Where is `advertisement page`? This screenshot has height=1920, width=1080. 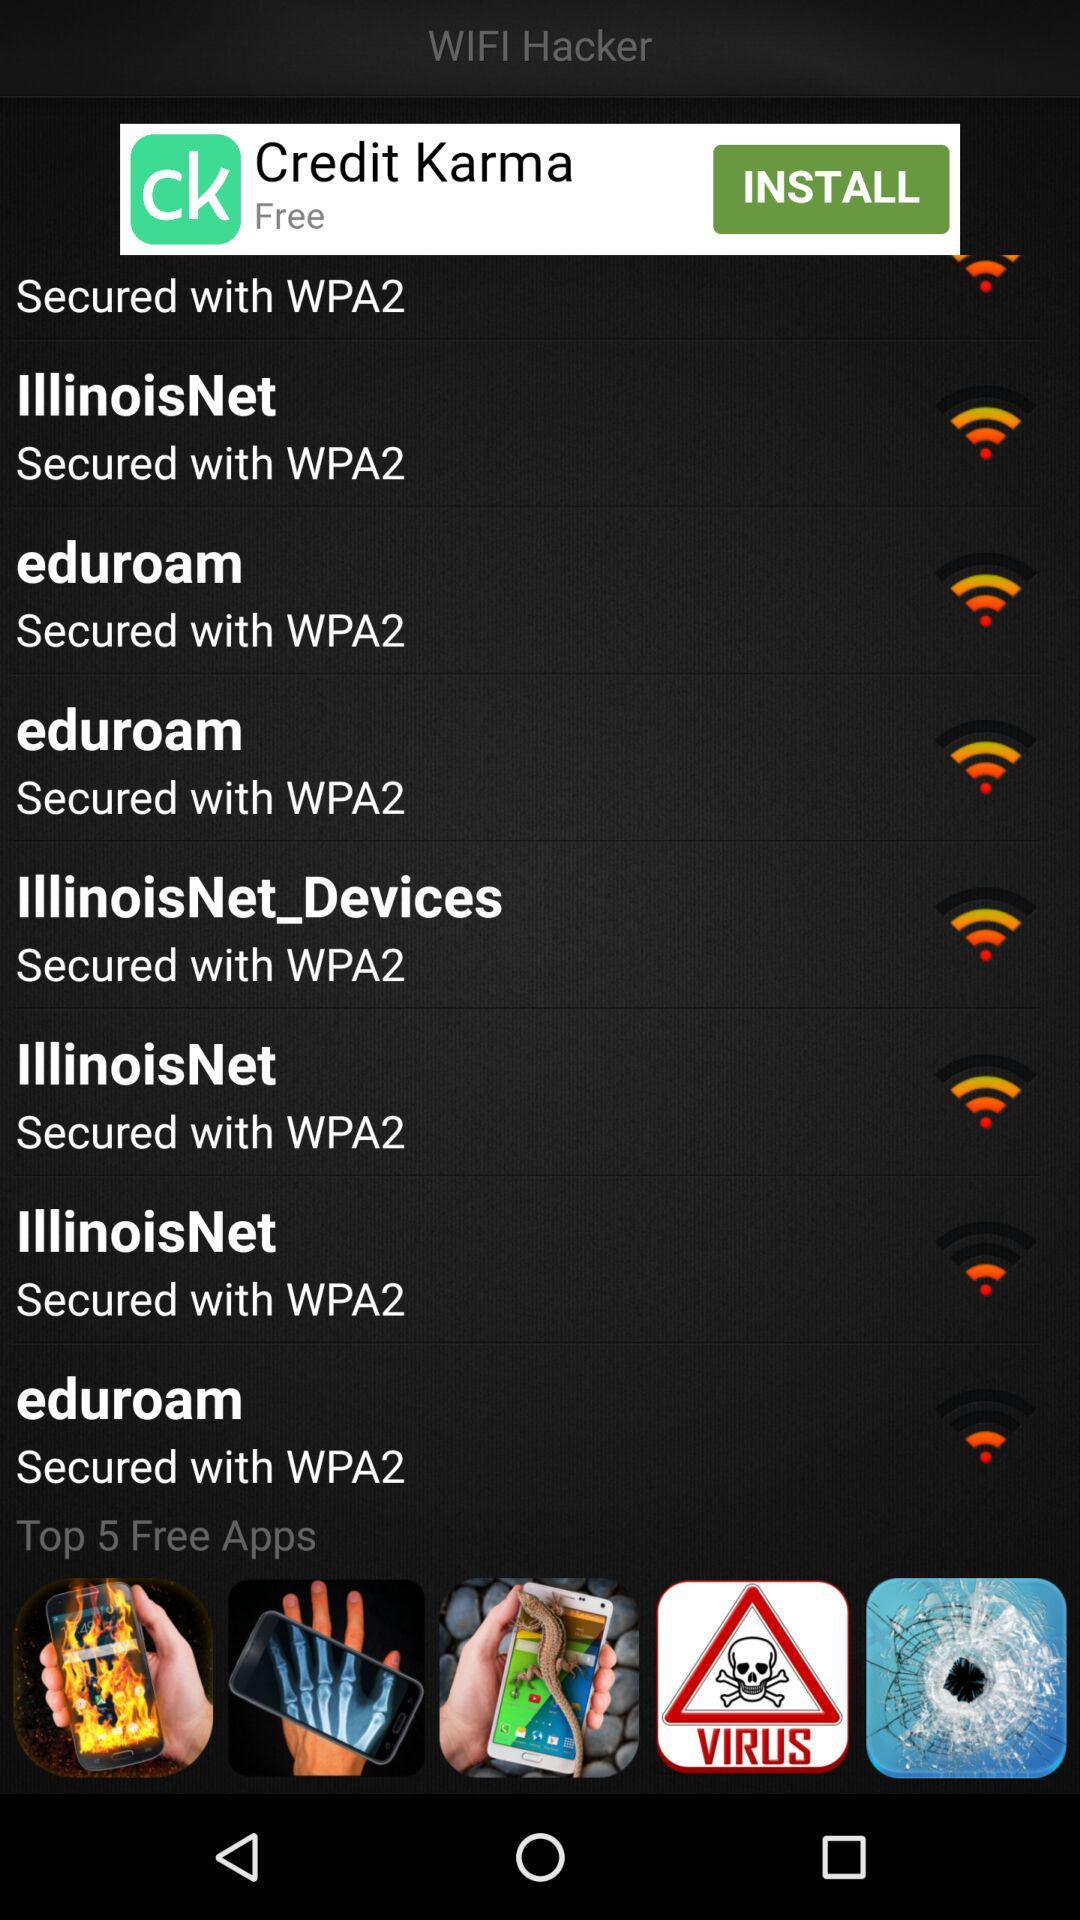
advertisement page is located at coordinates (325, 1677).